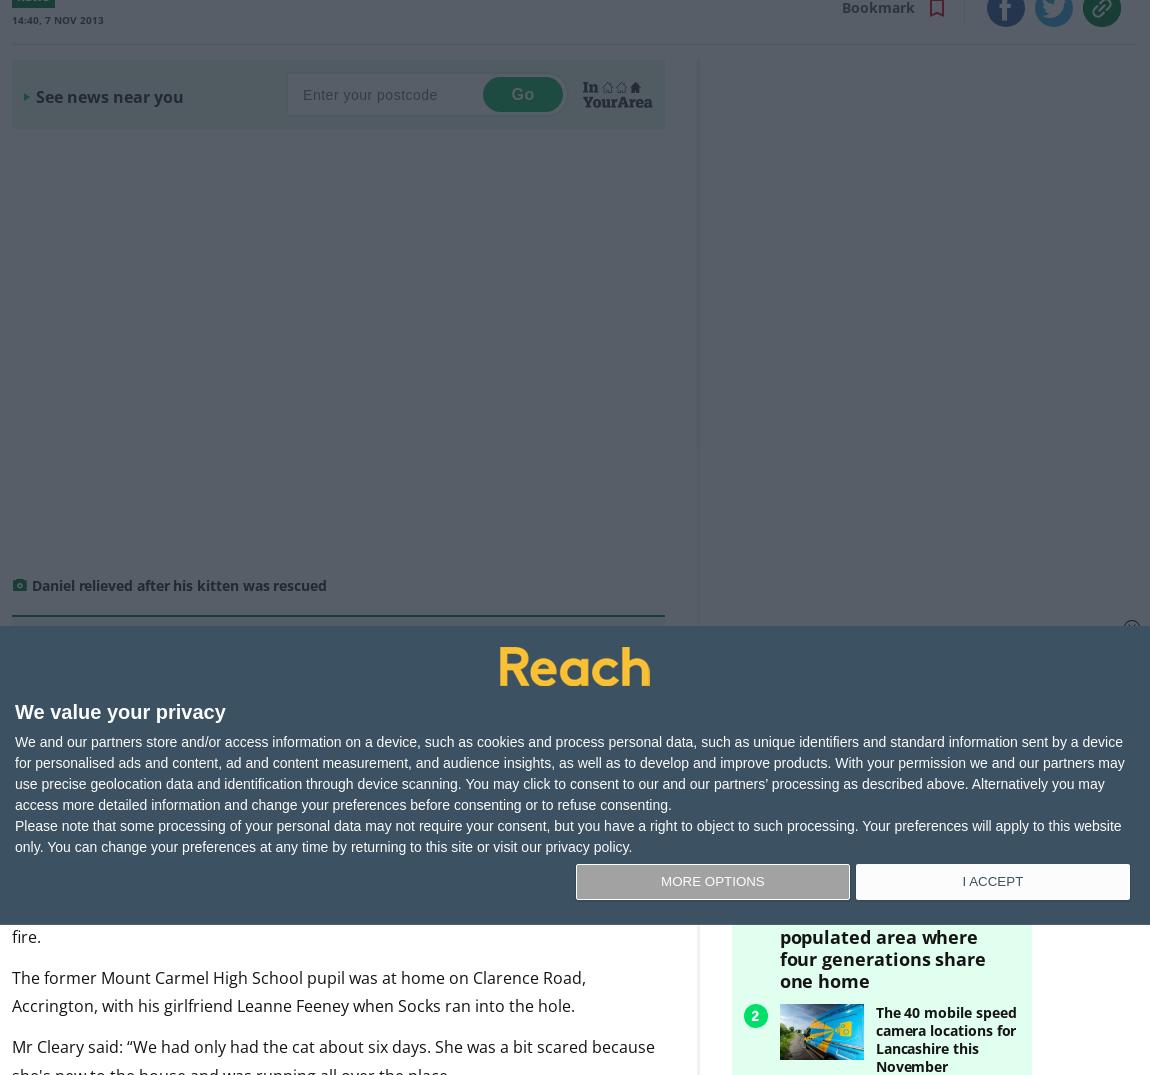  What do you see at coordinates (178, 552) in the screenshot?
I see `'Daniel relieved after his kitten was rescued'` at bounding box center [178, 552].